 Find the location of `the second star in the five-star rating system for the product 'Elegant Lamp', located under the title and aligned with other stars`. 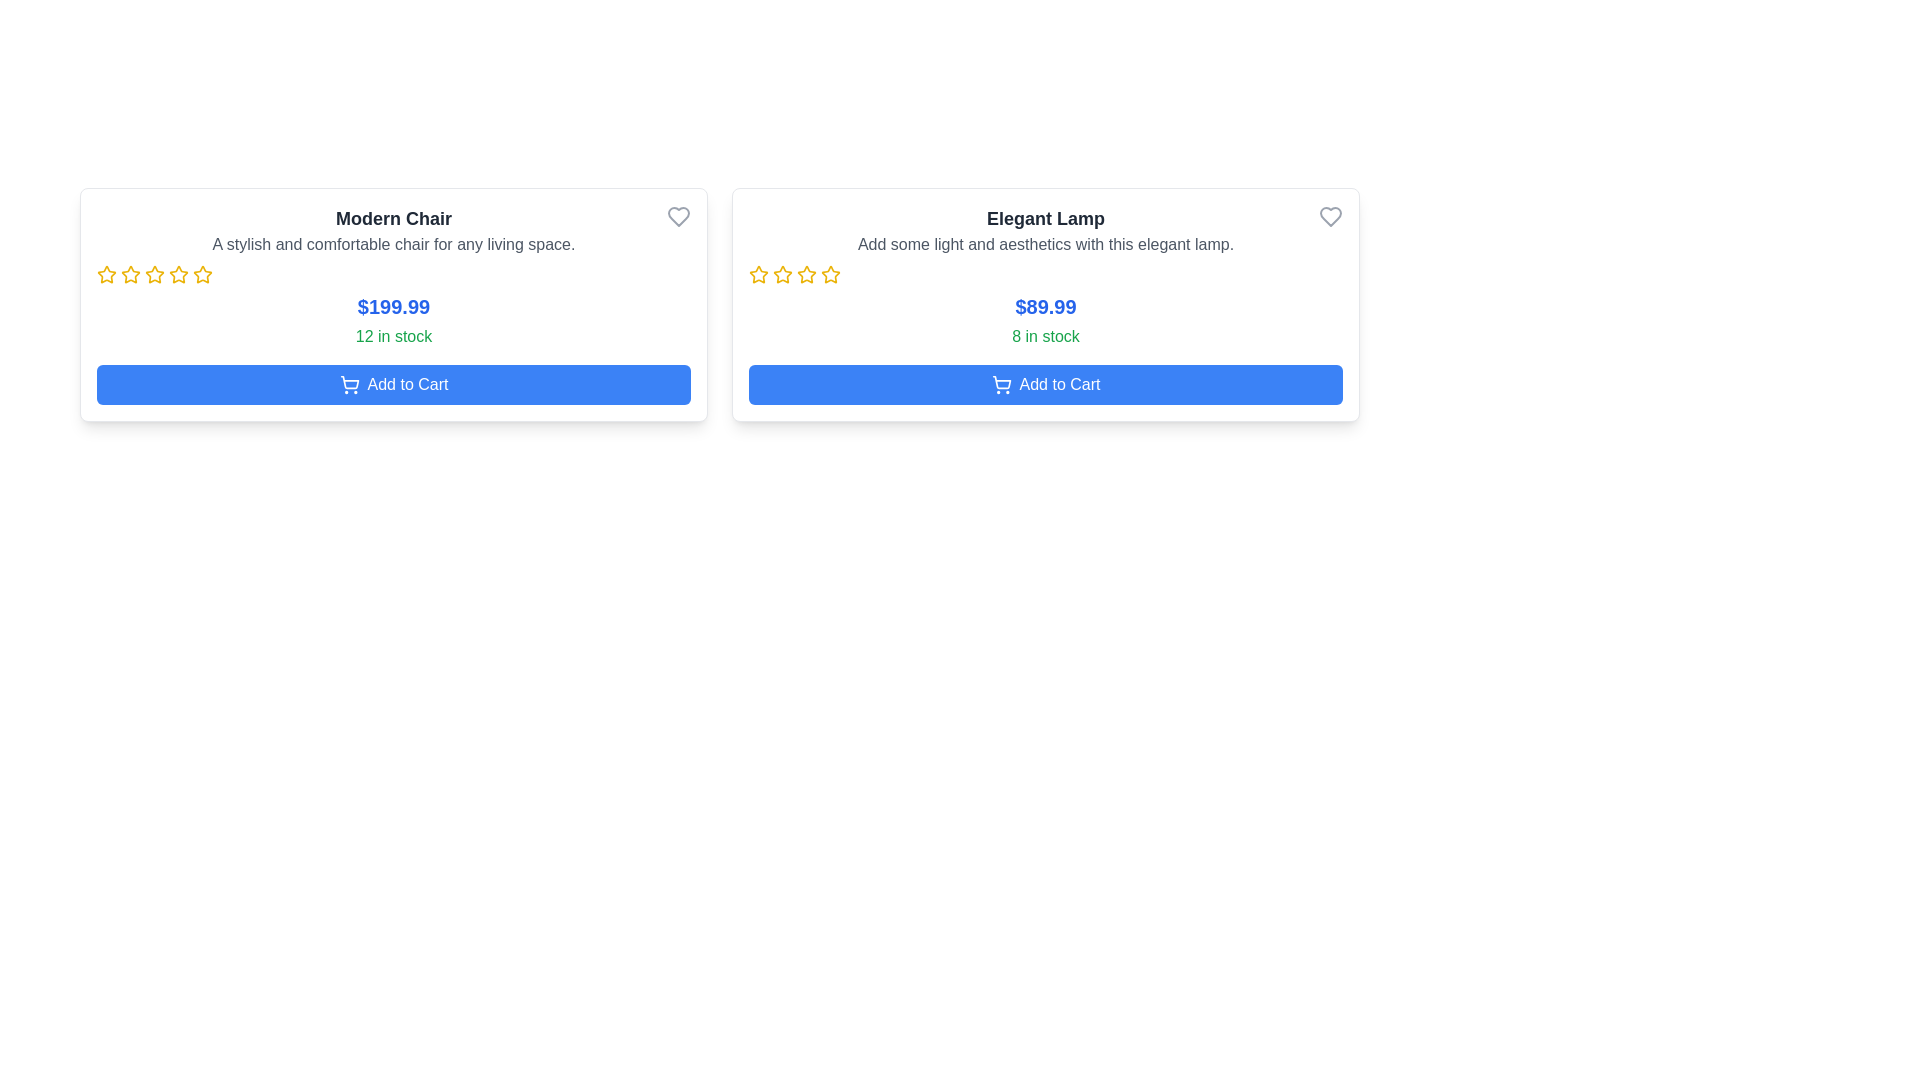

the second star in the five-star rating system for the product 'Elegant Lamp', located under the title and aligned with other stars is located at coordinates (781, 274).